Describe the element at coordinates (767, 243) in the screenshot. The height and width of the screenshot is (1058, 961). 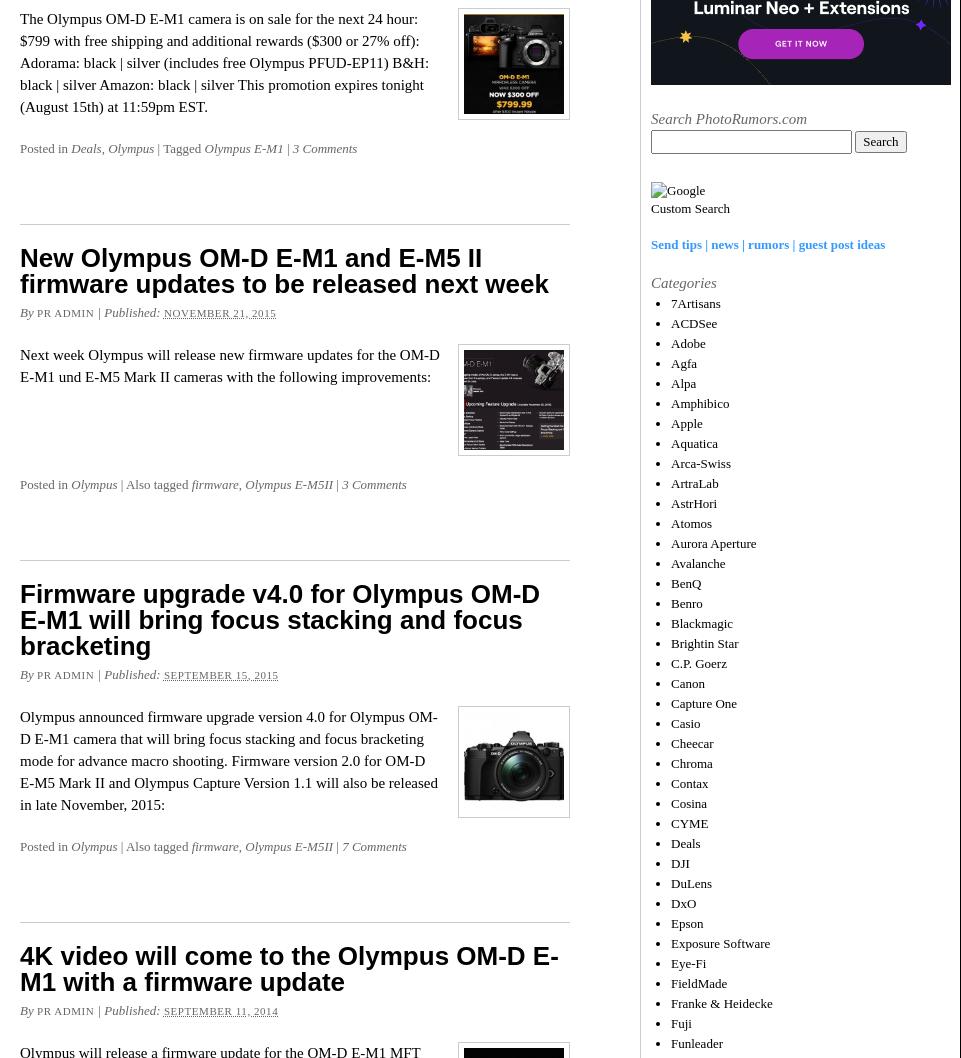
I see `'Send tips | news | rumors | guest post ideas'` at that location.